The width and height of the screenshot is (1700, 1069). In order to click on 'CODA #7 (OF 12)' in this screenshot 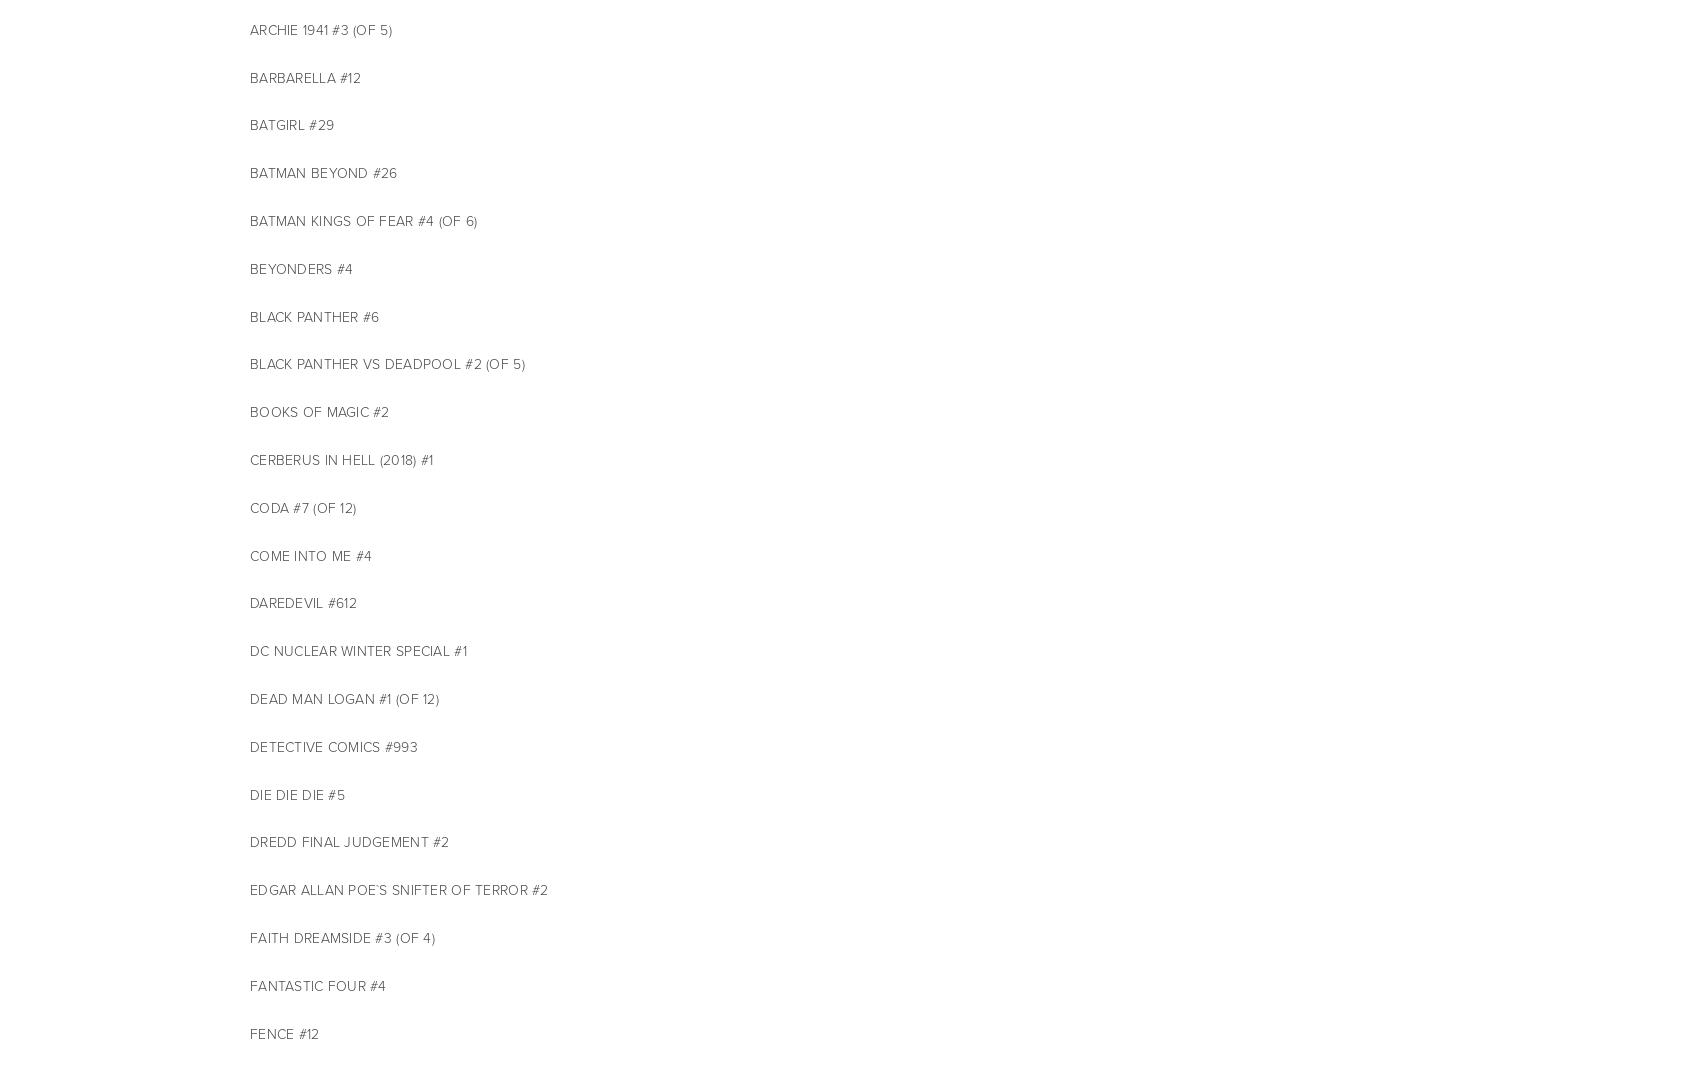, I will do `click(302, 506)`.